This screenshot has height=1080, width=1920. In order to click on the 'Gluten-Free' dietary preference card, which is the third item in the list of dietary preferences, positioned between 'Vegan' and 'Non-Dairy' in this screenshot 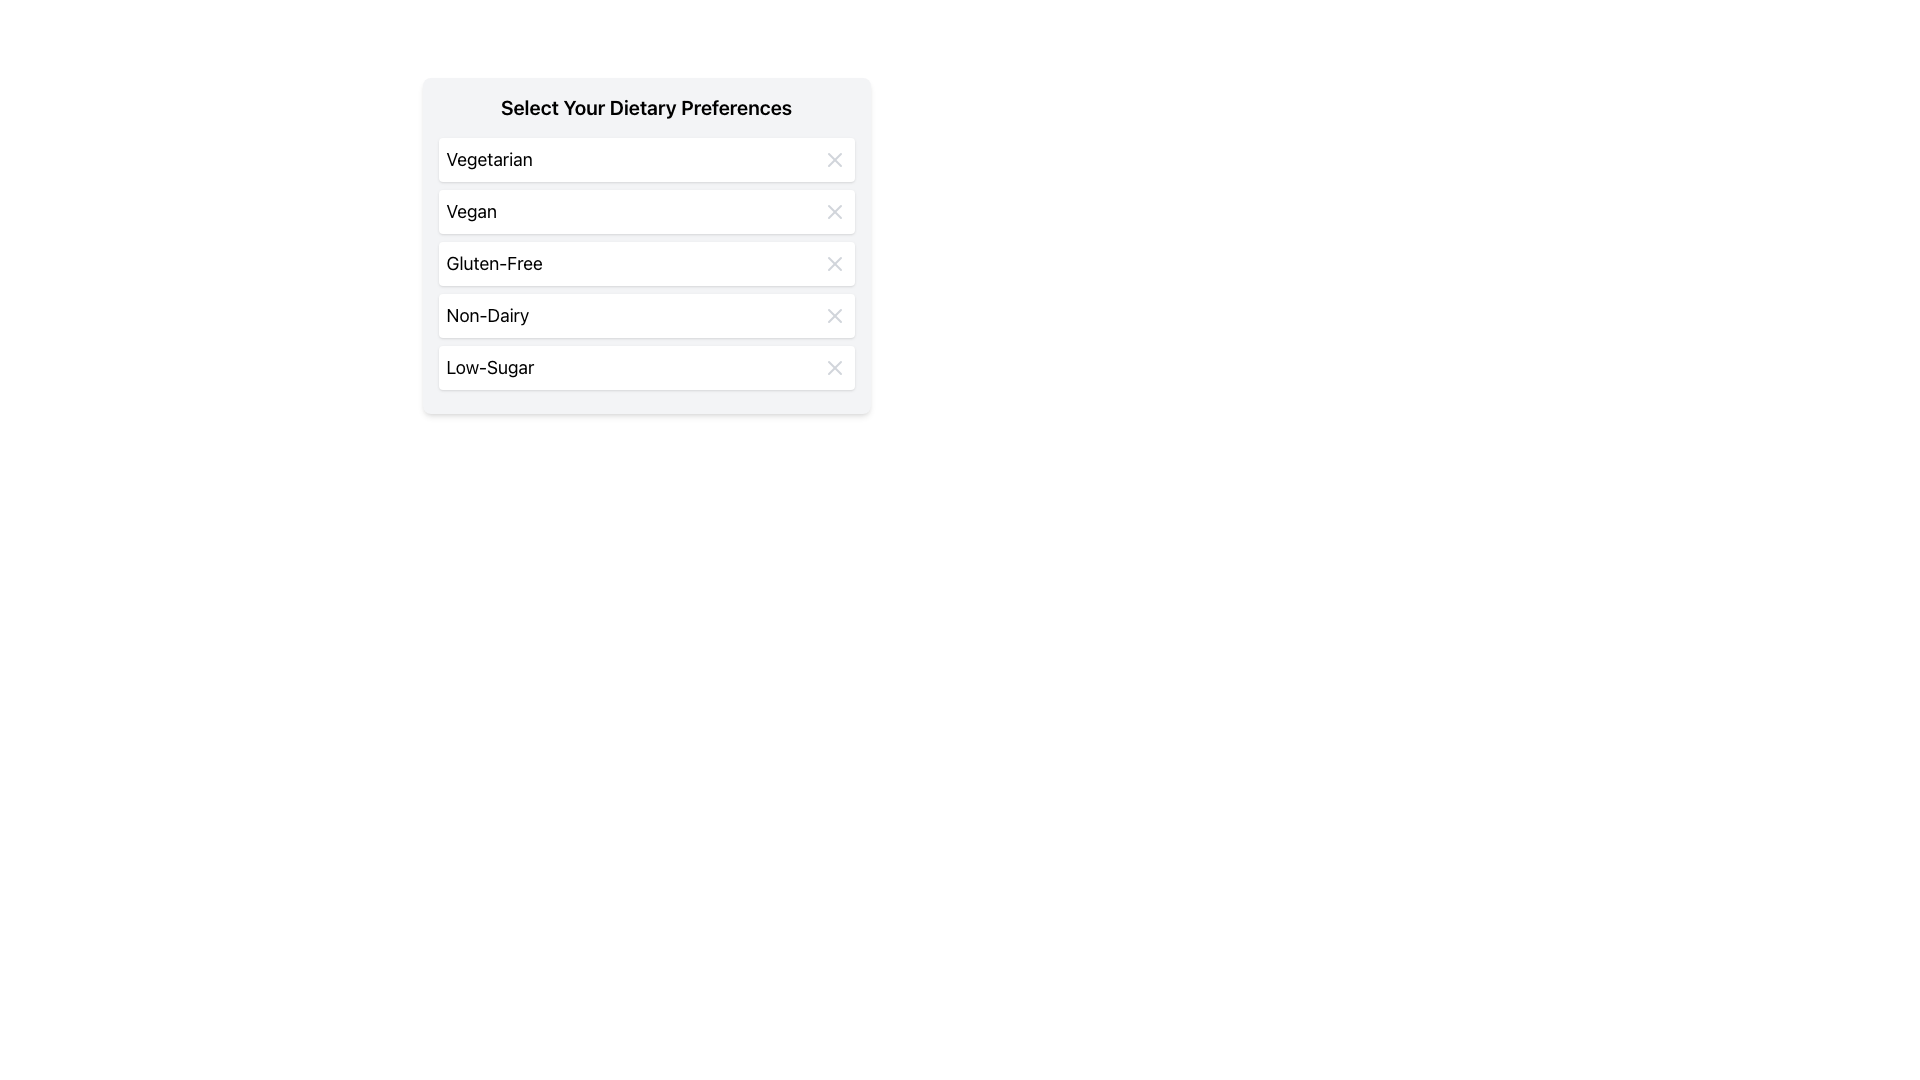, I will do `click(646, 262)`.